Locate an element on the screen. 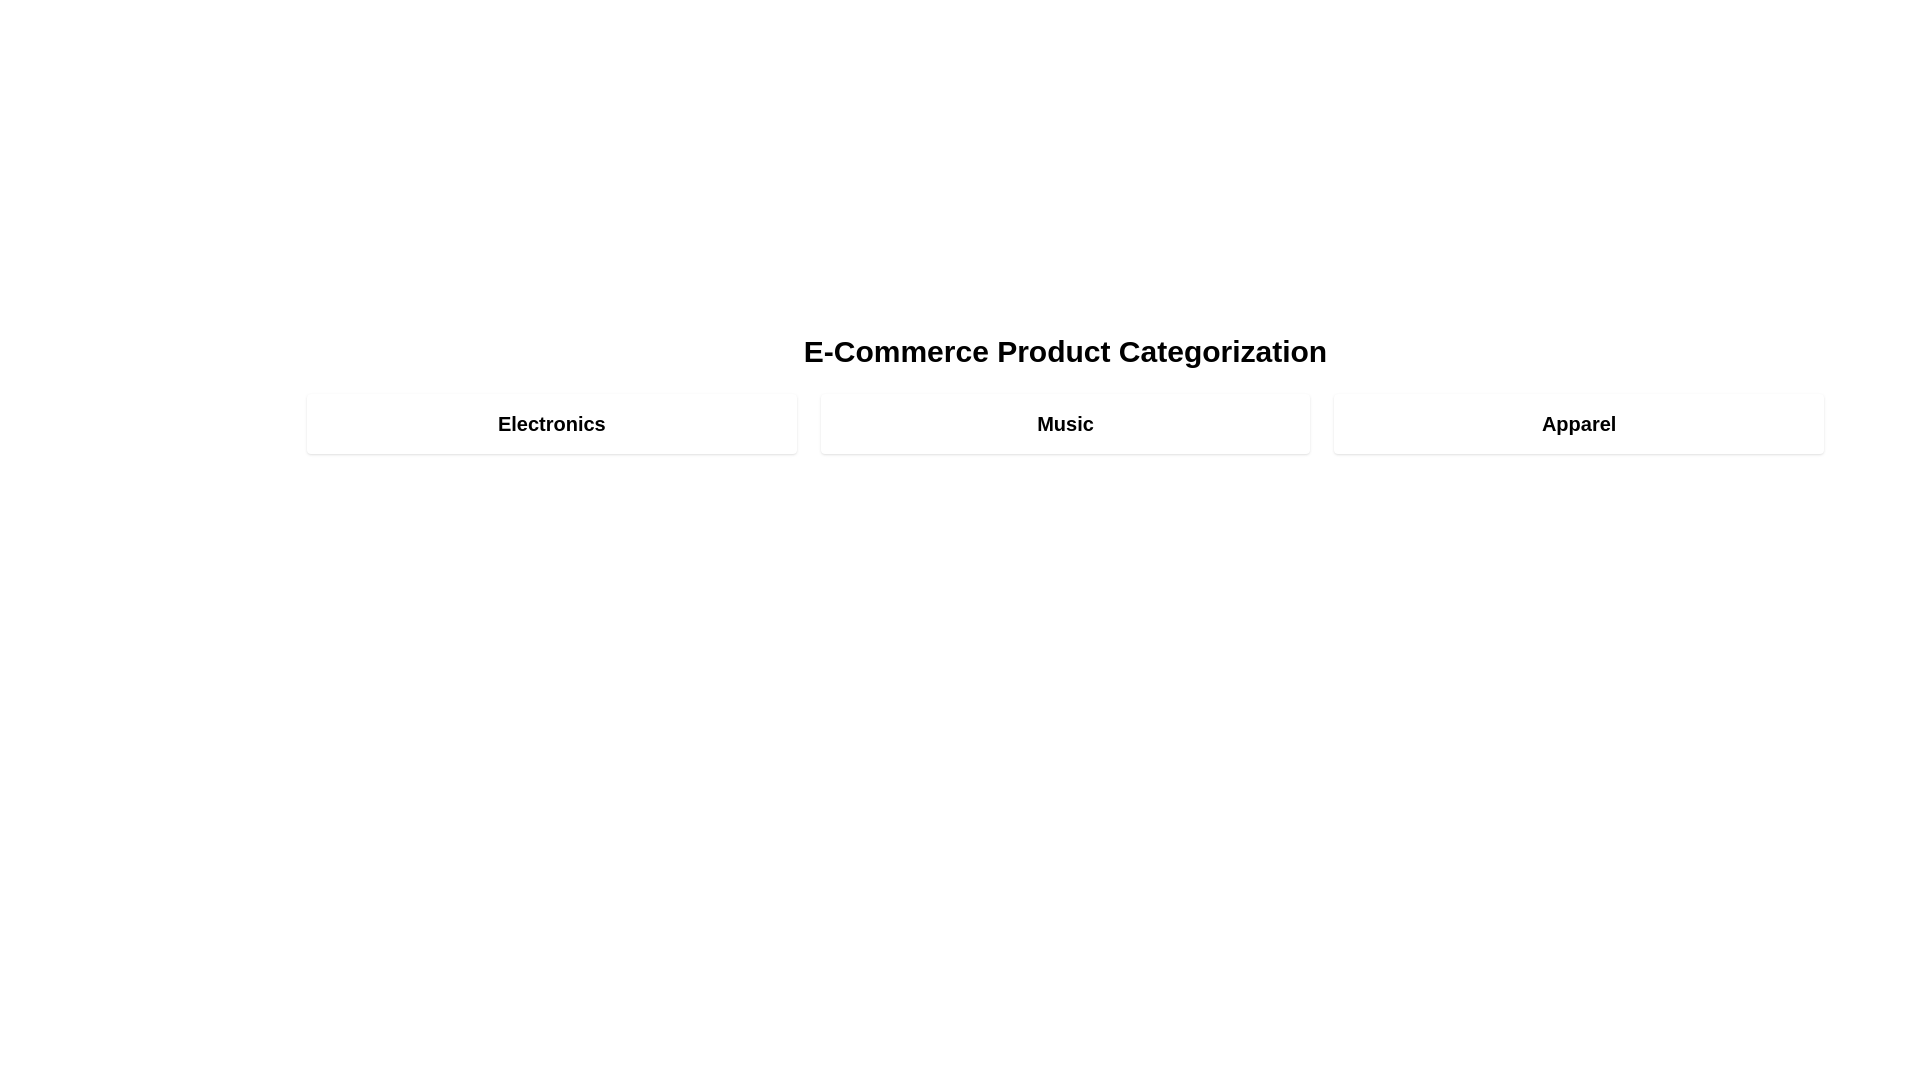 This screenshot has width=1920, height=1080. the Electronics category to interact with its list is located at coordinates (551, 423).